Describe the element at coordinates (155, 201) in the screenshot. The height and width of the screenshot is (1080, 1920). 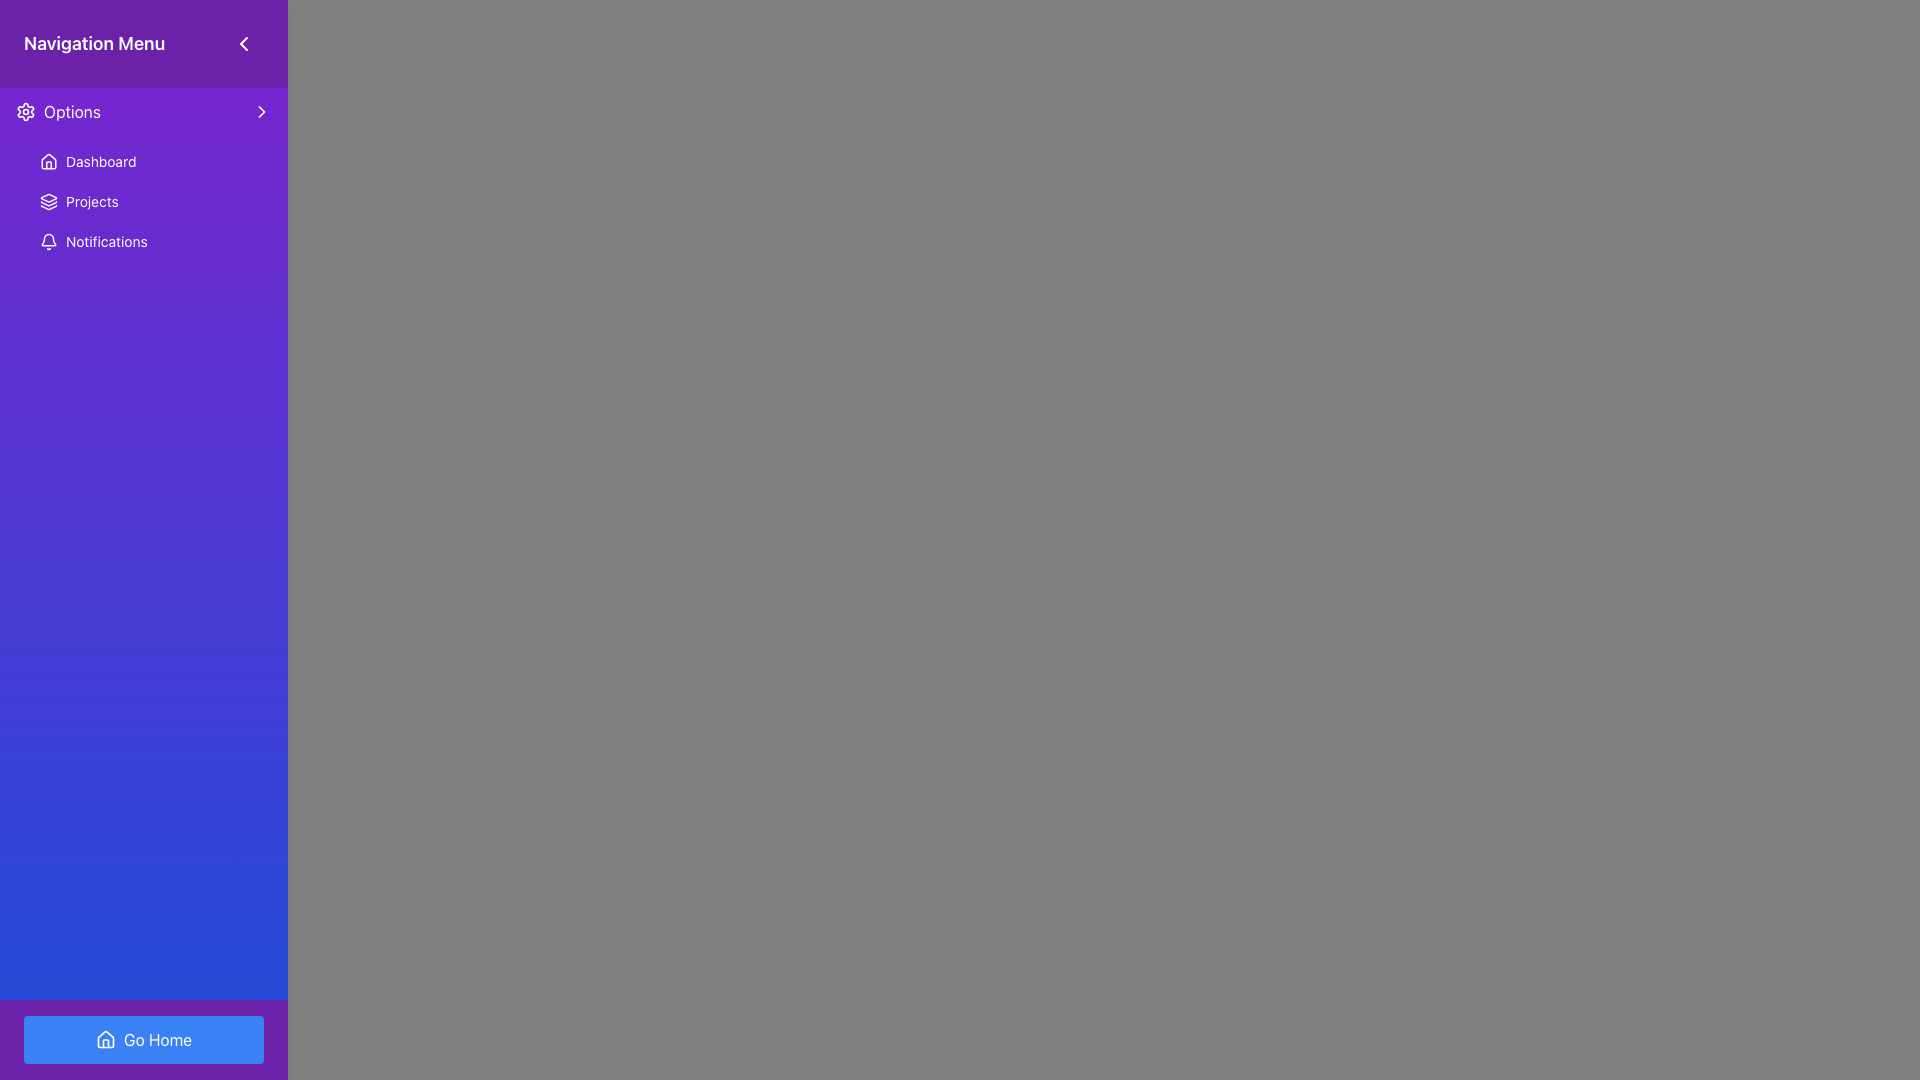
I see `the 'Projects' navigation link, which is the second item in the menu list, positioned below the 'Dashboard' and above the 'Notifications'` at that location.